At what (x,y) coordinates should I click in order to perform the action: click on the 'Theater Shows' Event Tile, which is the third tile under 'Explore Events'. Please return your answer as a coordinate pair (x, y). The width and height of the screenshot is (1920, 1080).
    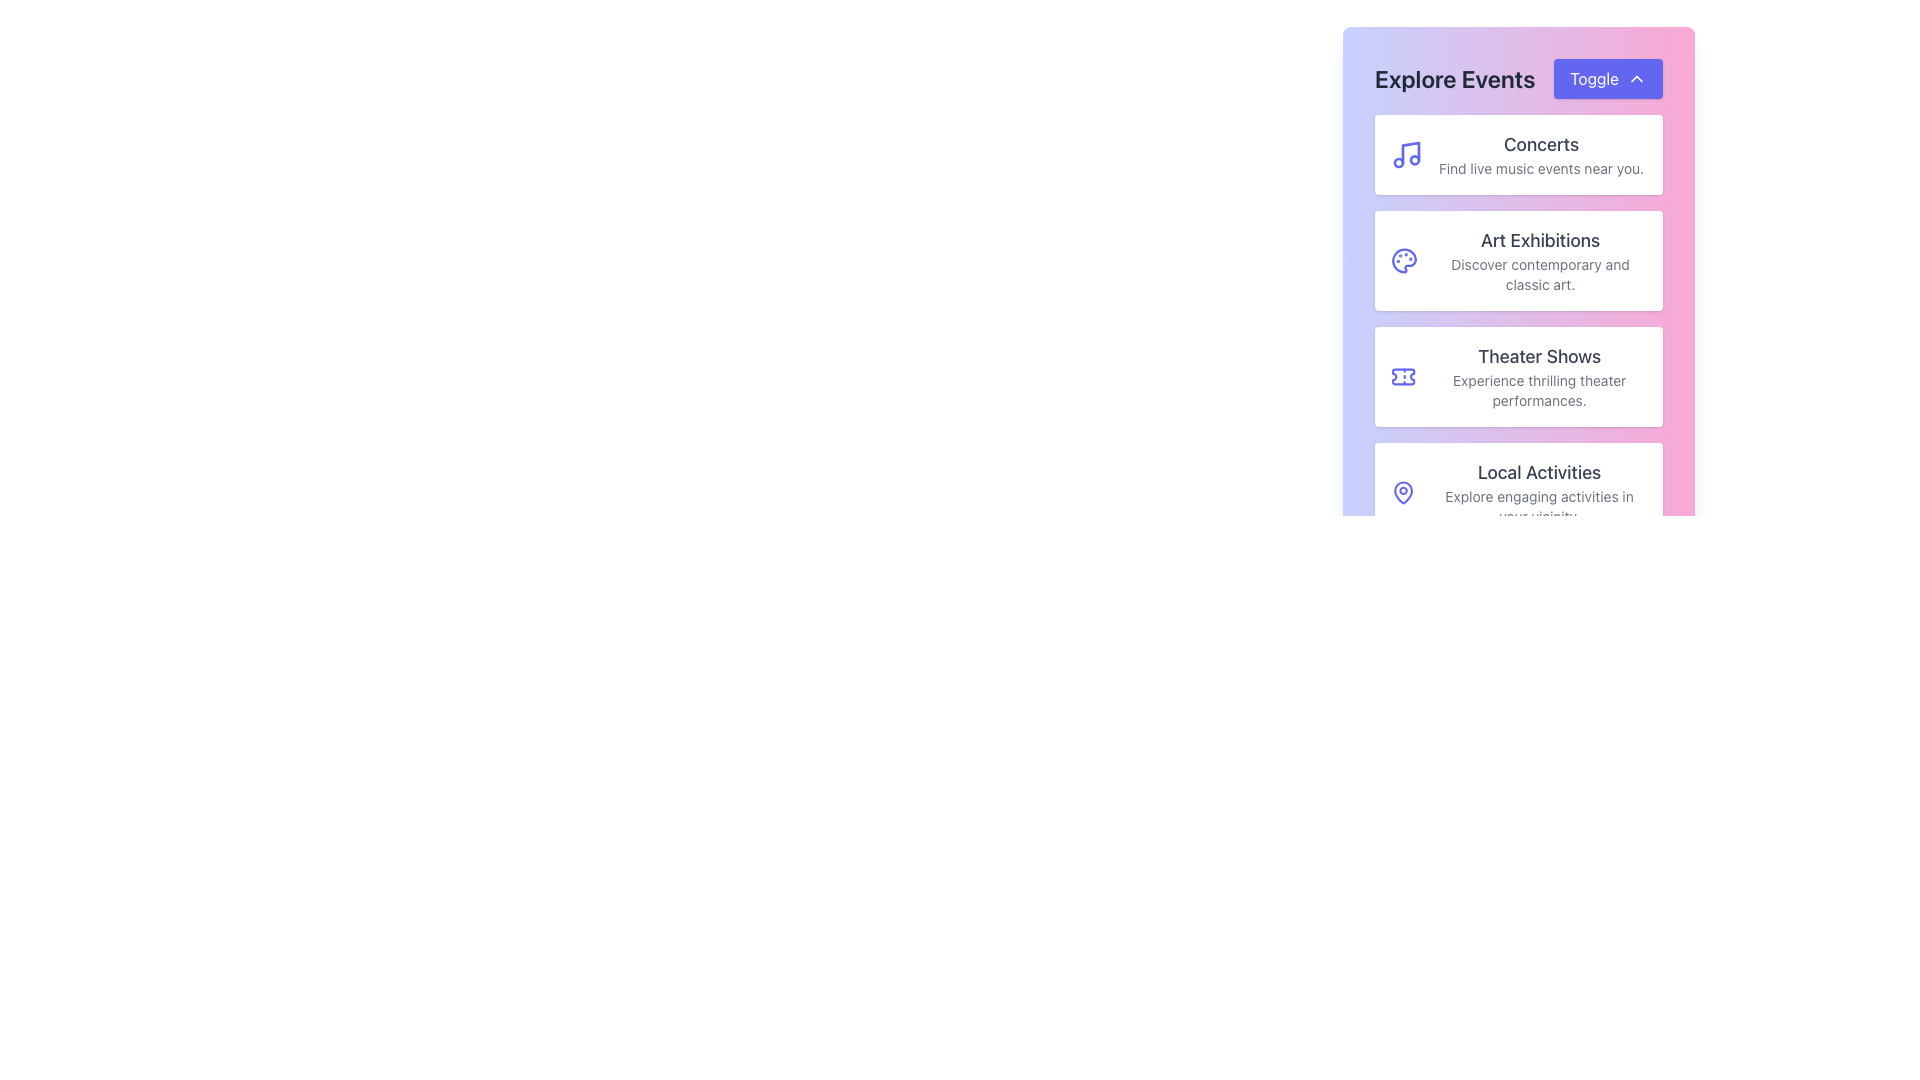
    Looking at the image, I should click on (1518, 327).